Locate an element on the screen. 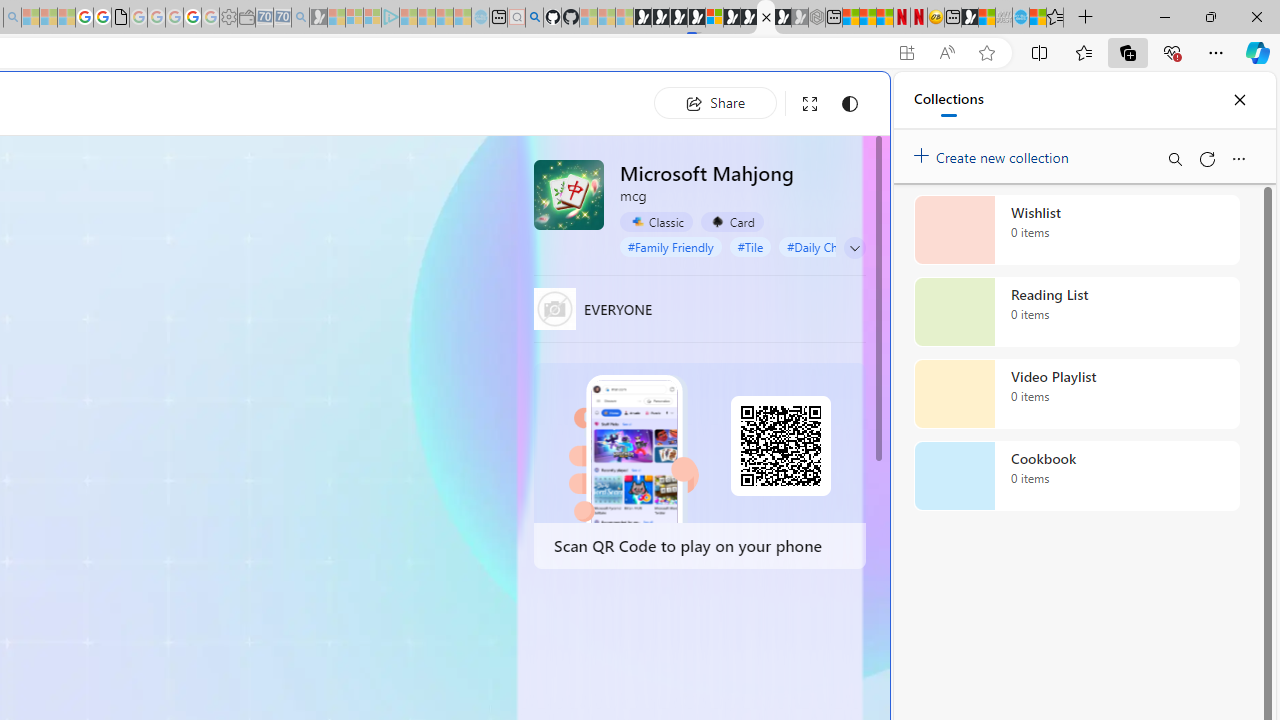  'github - Search' is located at coordinates (534, 17).